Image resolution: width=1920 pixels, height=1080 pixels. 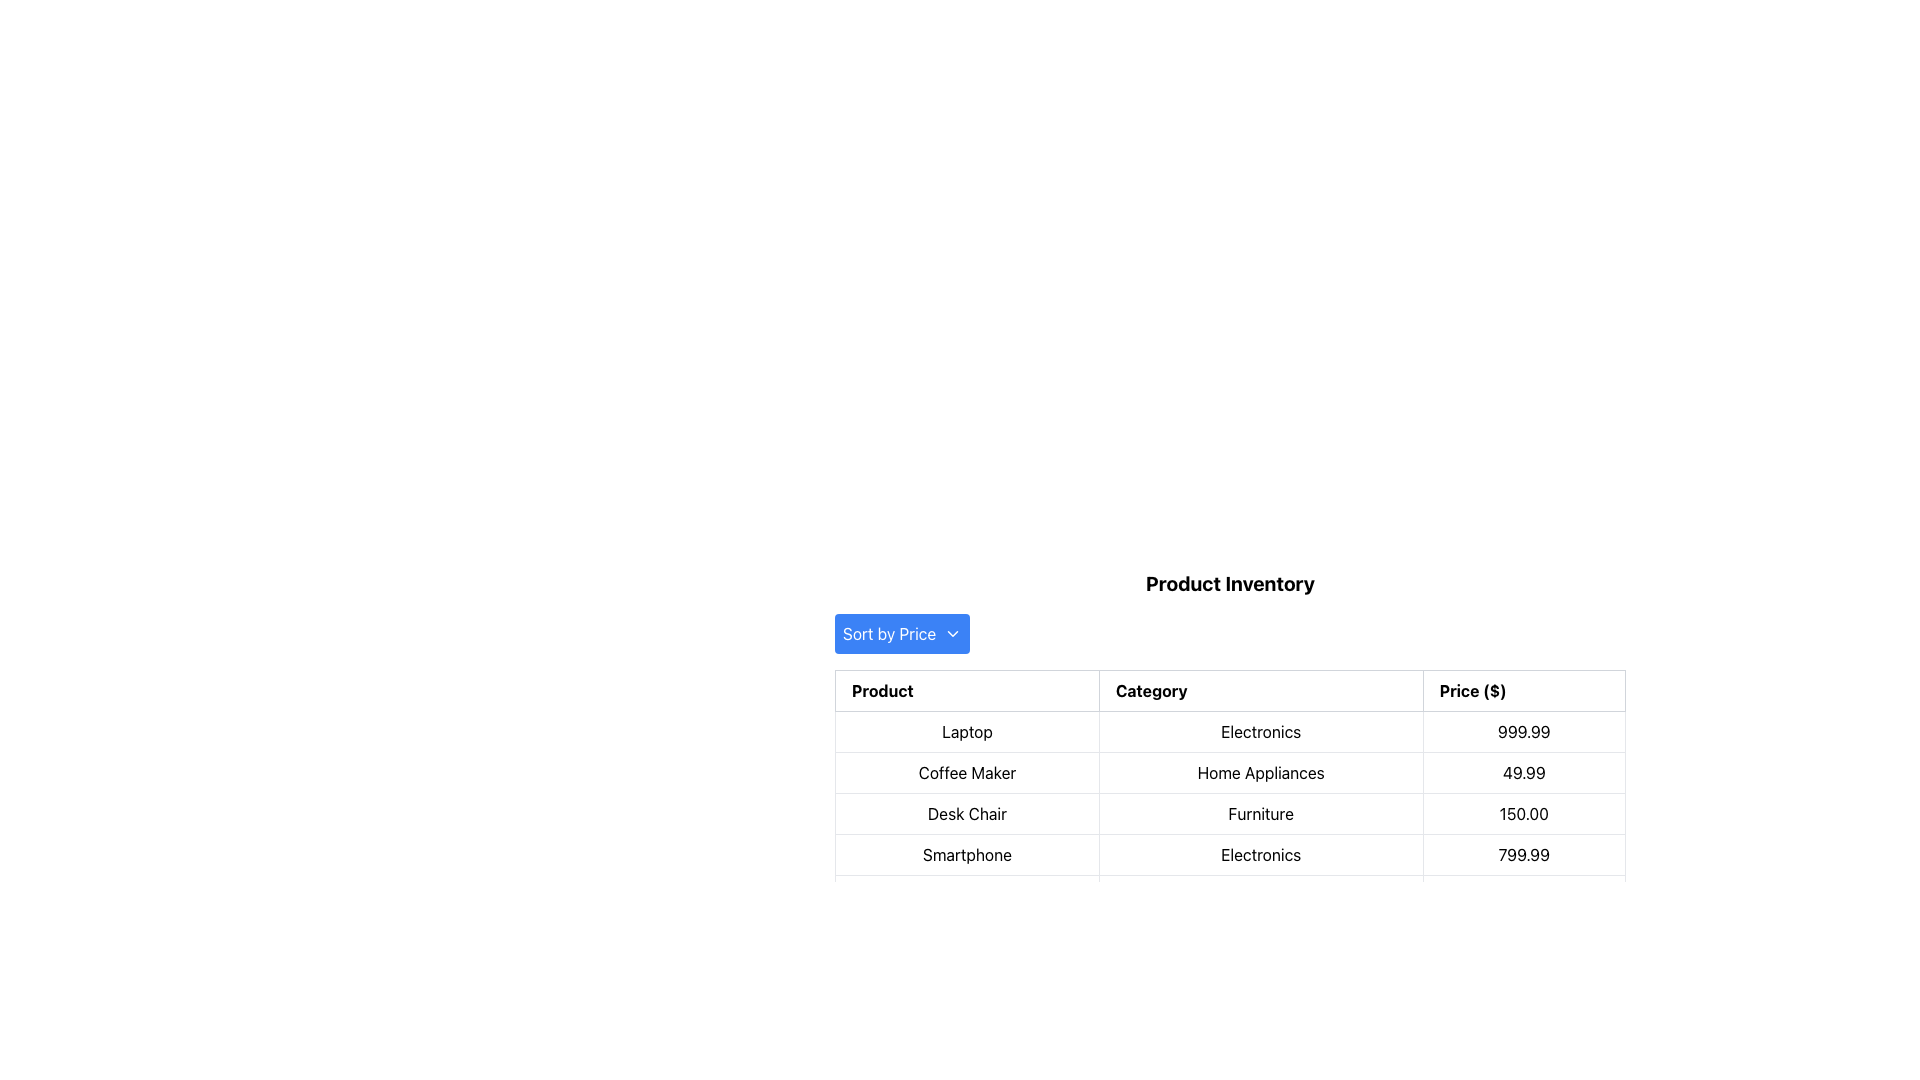 What do you see at coordinates (1229, 771) in the screenshot?
I see `the table row displaying 'Coffee Maker', 'Home Appliances', and '49.99', which is located in the second row of the table, between 'Laptop Electronics 999.99' and 'Desk Chair Furniture 150.00'` at bounding box center [1229, 771].